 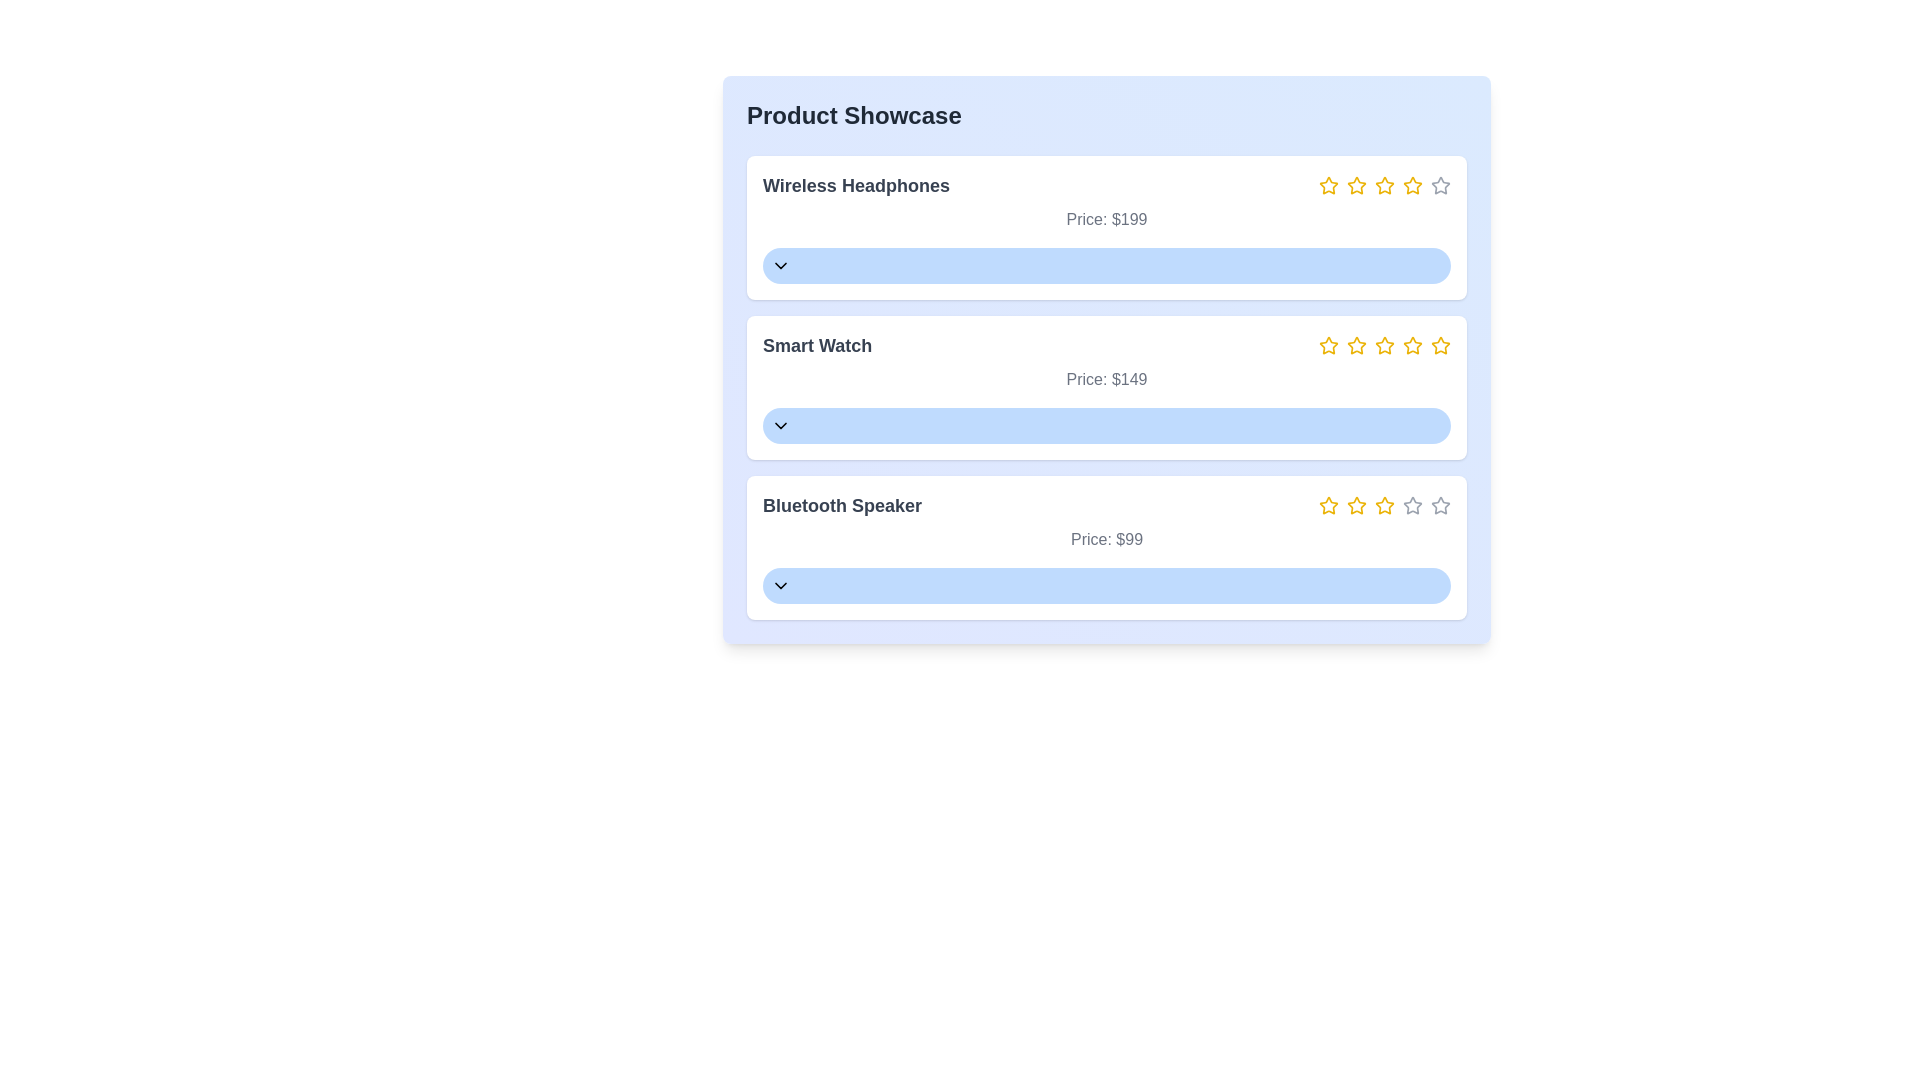 I want to click on the Chevron Down icon located on the left side of the 'Smart Watch' button, so click(x=780, y=424).